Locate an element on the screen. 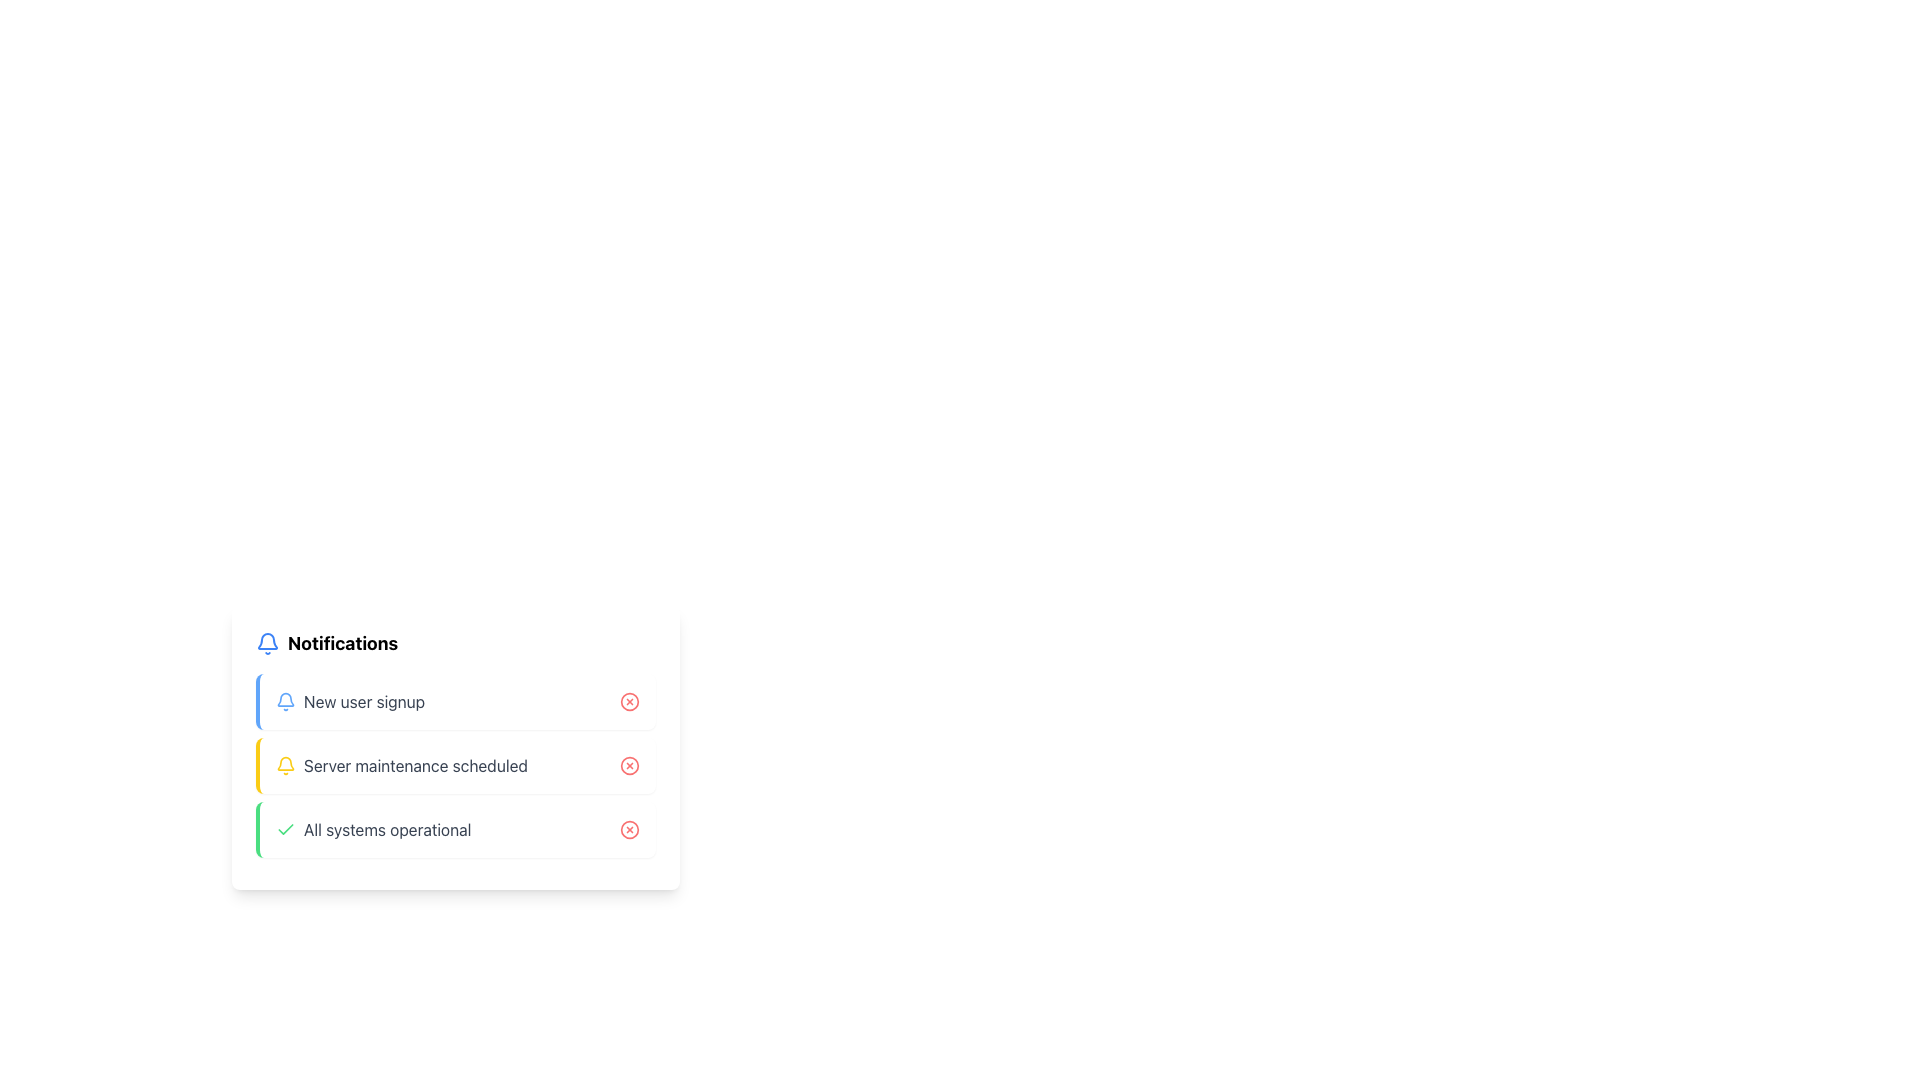  the blue outlined bell icon located next to the 'Notifications' label in the header of the notification list is located at coordinates (267, 644).